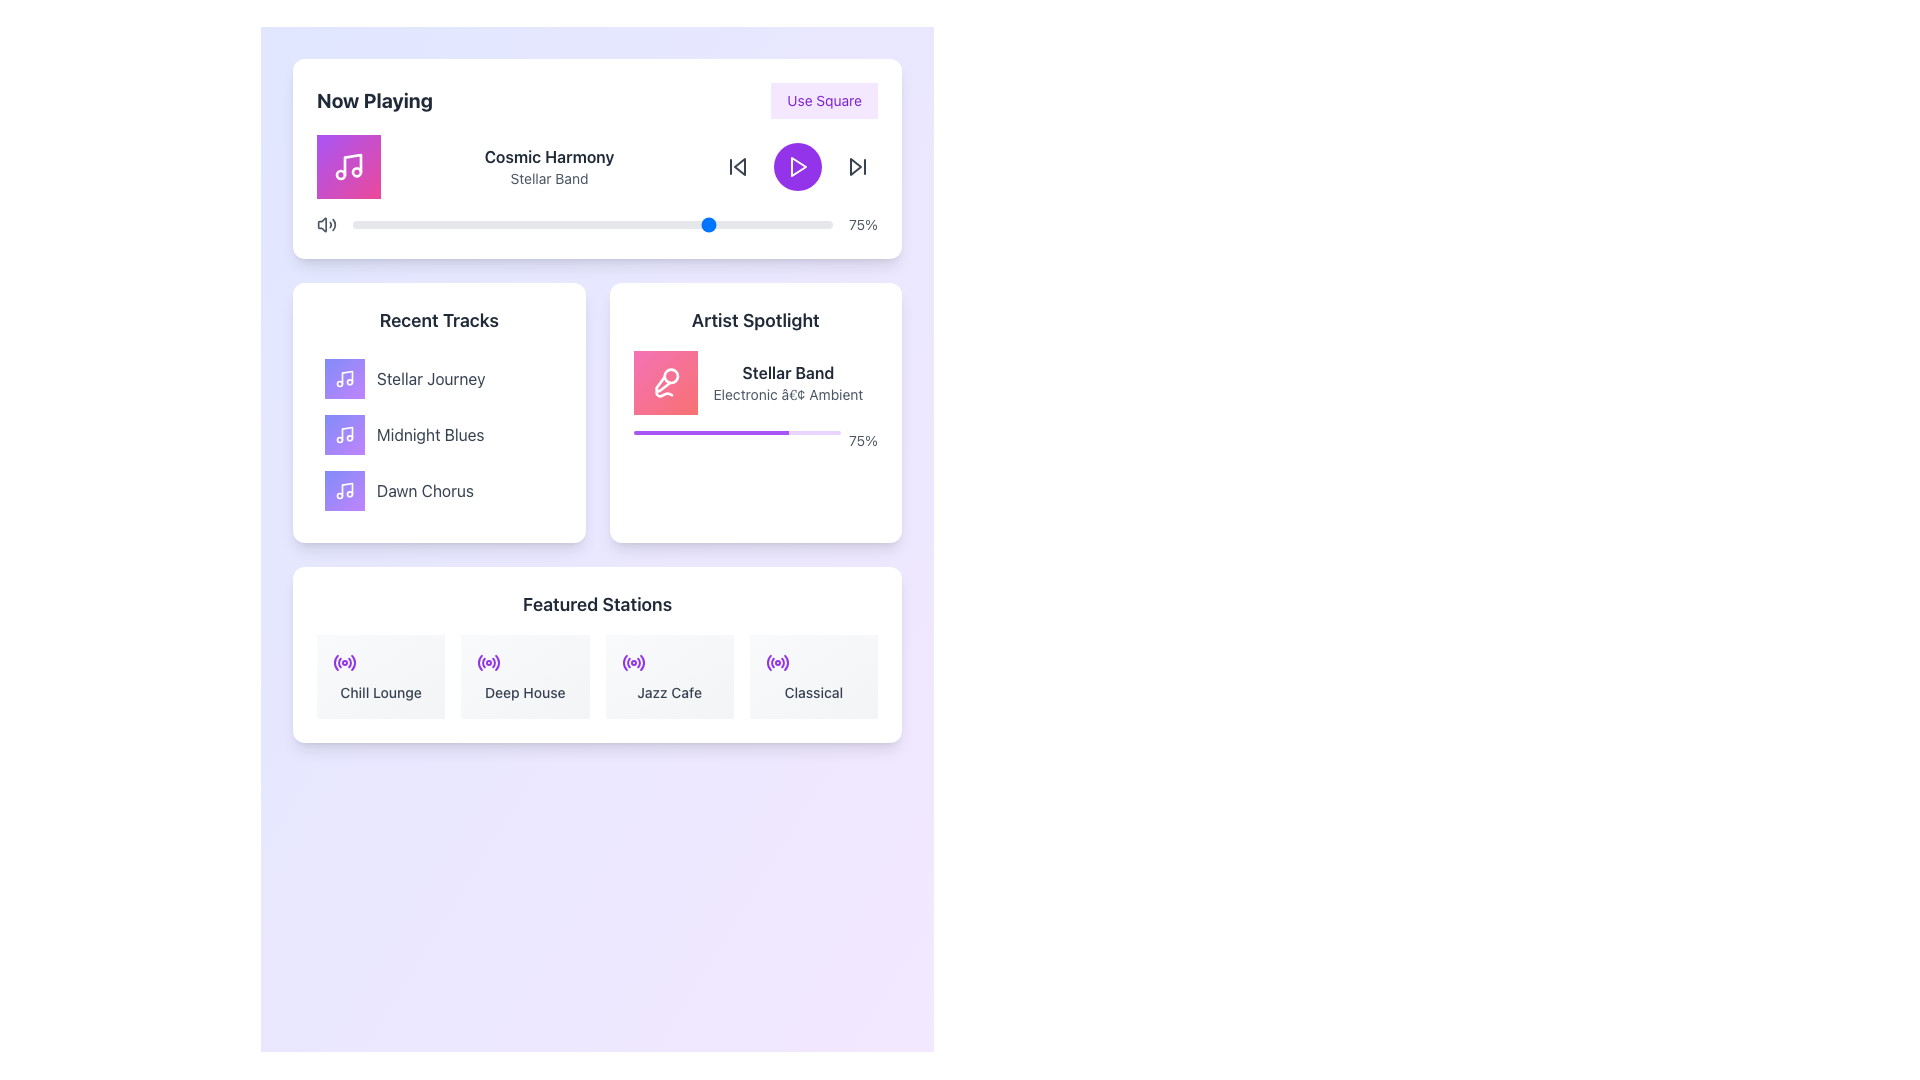 The height and width of the screenshot is (1080, 1920). Describe the element at coordinates (776, 663) in the screenshot. I see `the circular radio wave icon with purple concentric circles that is labeled 'Classical' underneath in the 'Featured Stations' section` at that location.